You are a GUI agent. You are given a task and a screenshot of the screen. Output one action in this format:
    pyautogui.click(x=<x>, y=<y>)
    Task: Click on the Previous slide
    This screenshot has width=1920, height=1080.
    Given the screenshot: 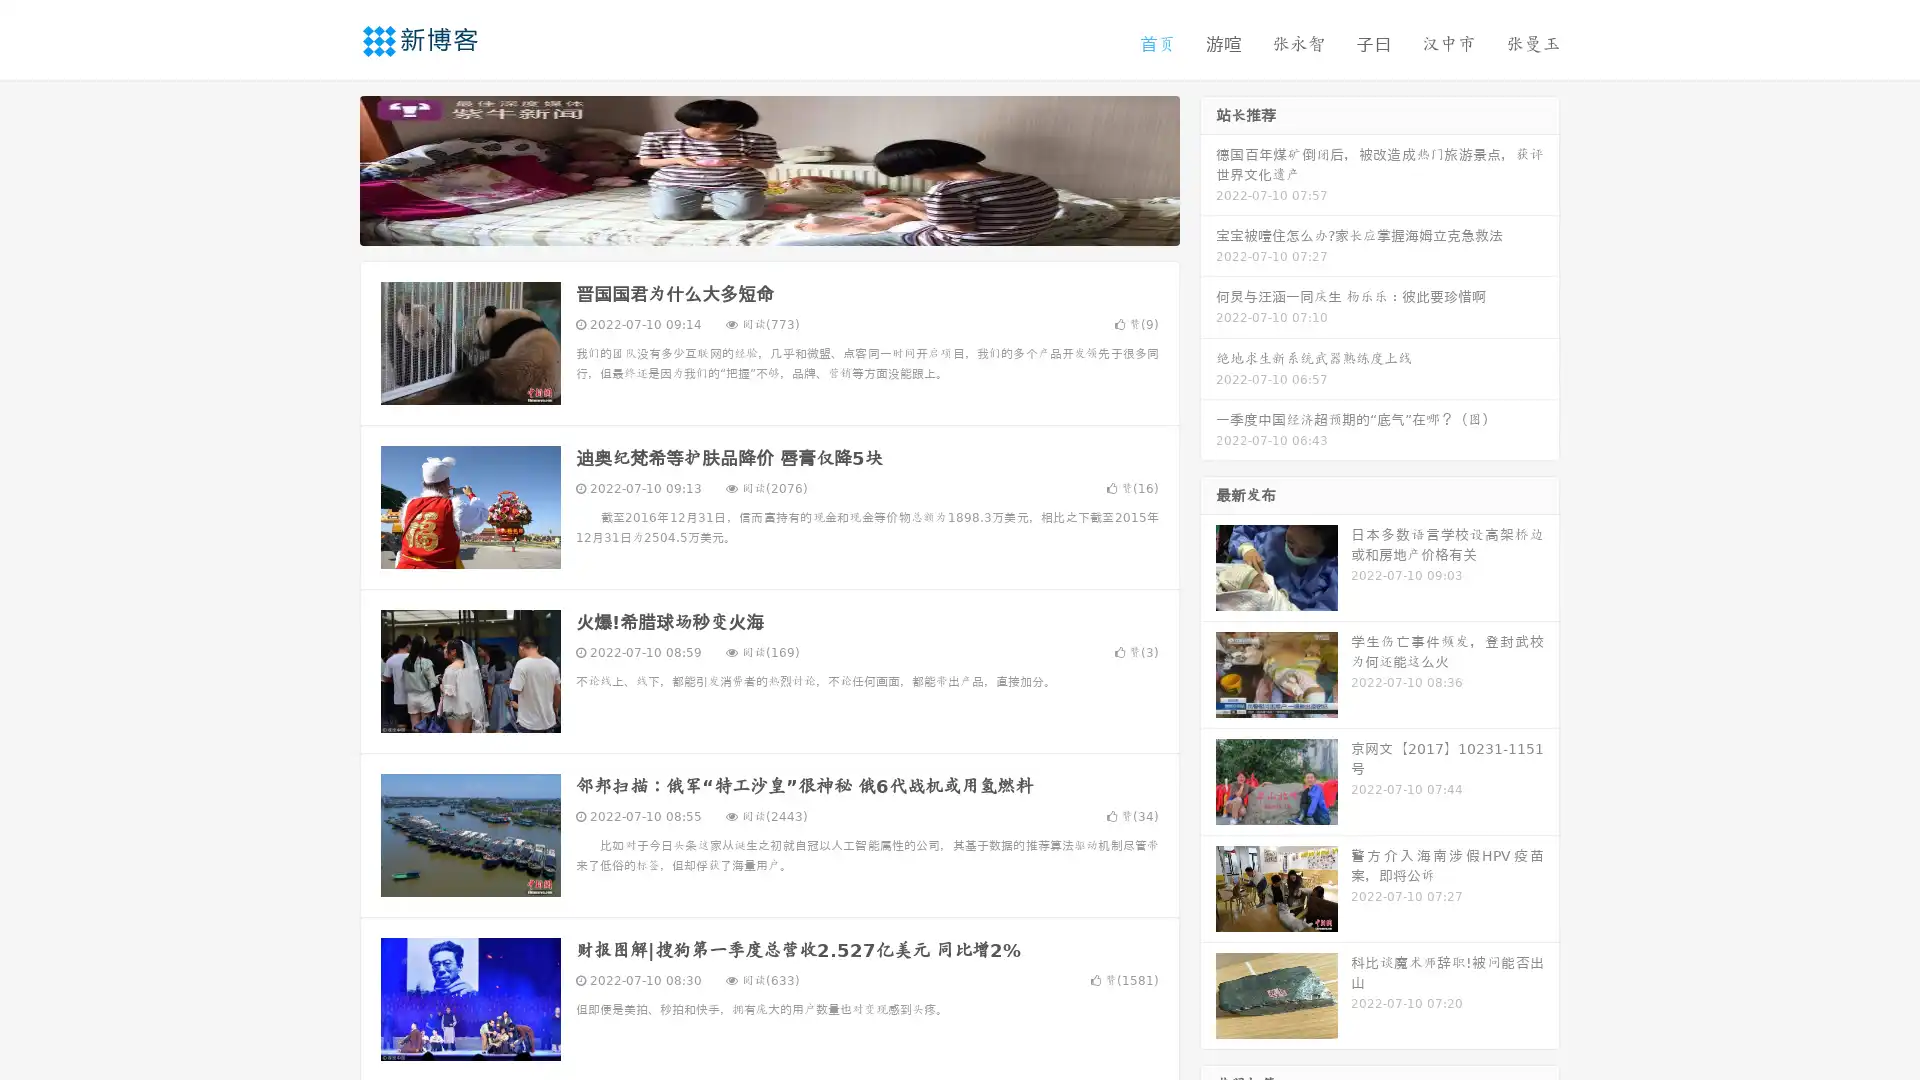 What is the action you would take?
    pyautogui.click(x=330, y=168)
    